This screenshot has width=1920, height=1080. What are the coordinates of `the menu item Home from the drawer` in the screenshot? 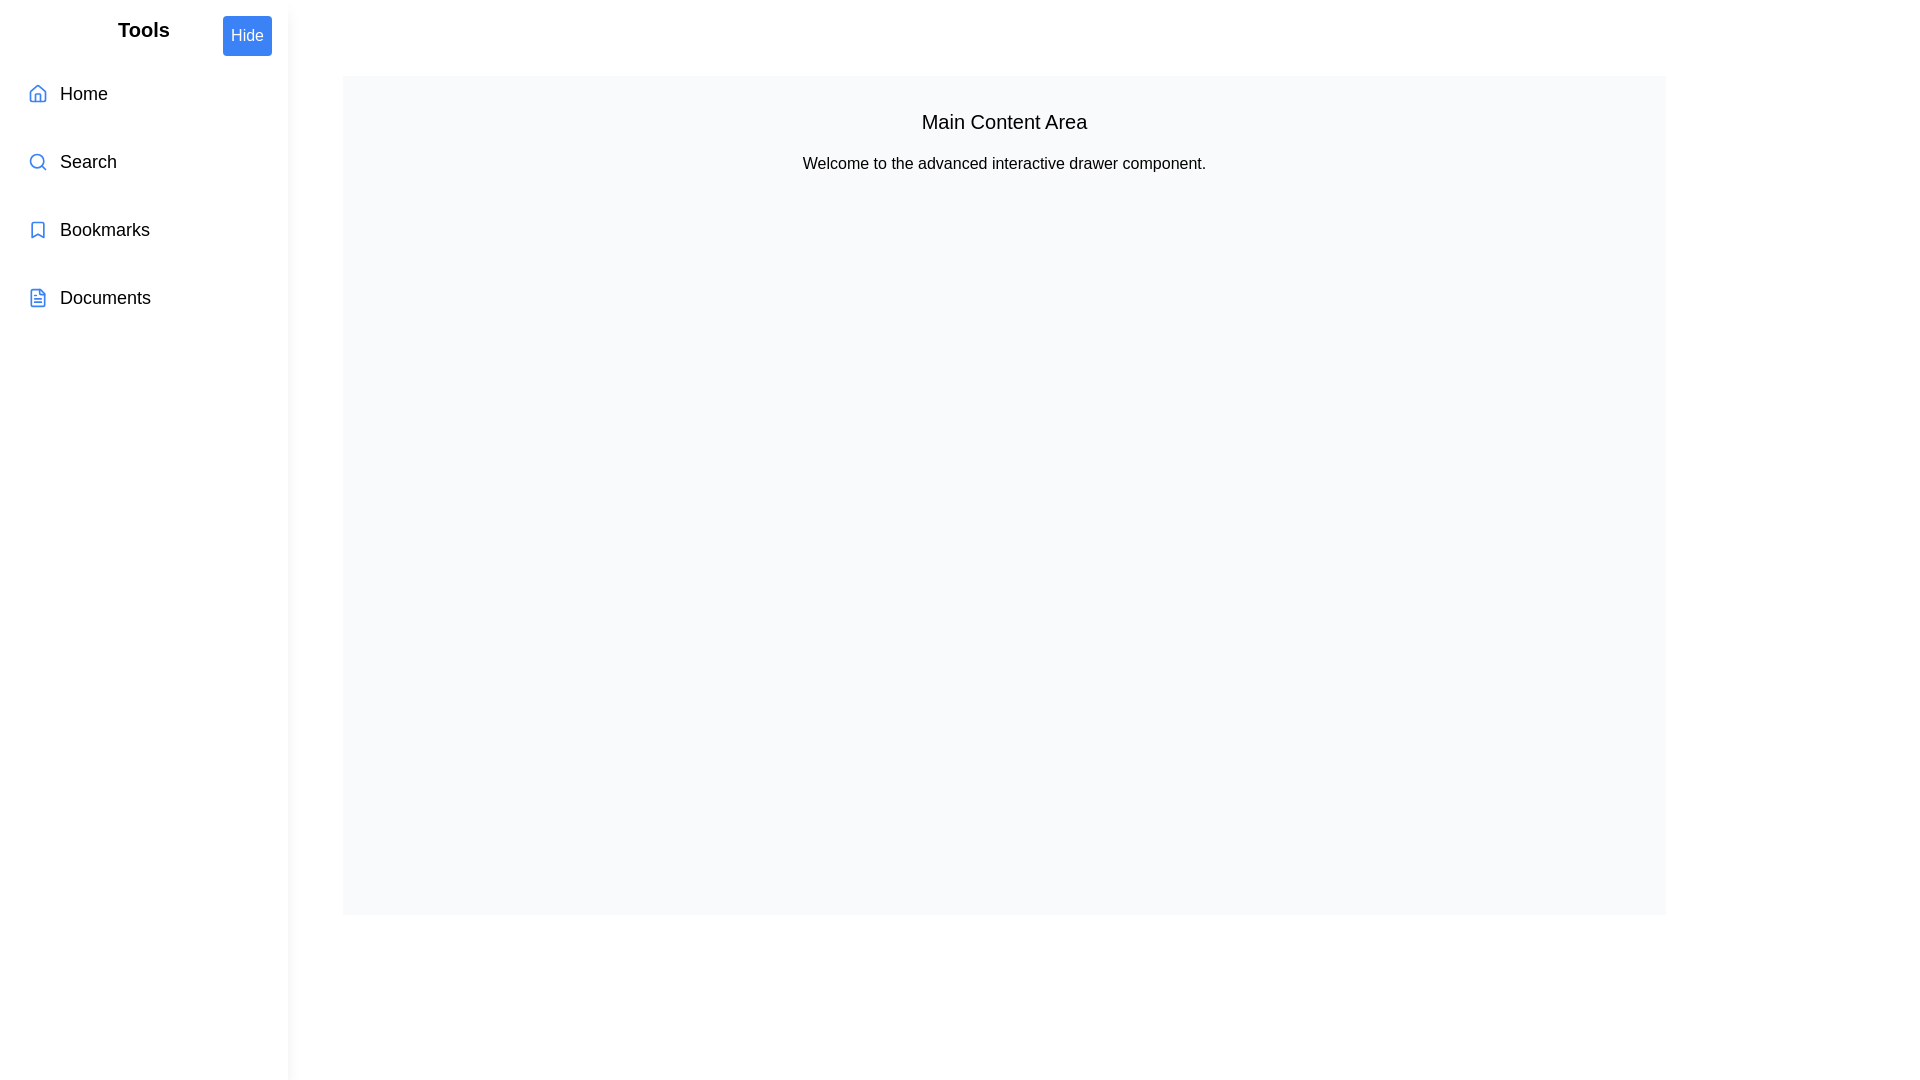 It's located at (143, 93).